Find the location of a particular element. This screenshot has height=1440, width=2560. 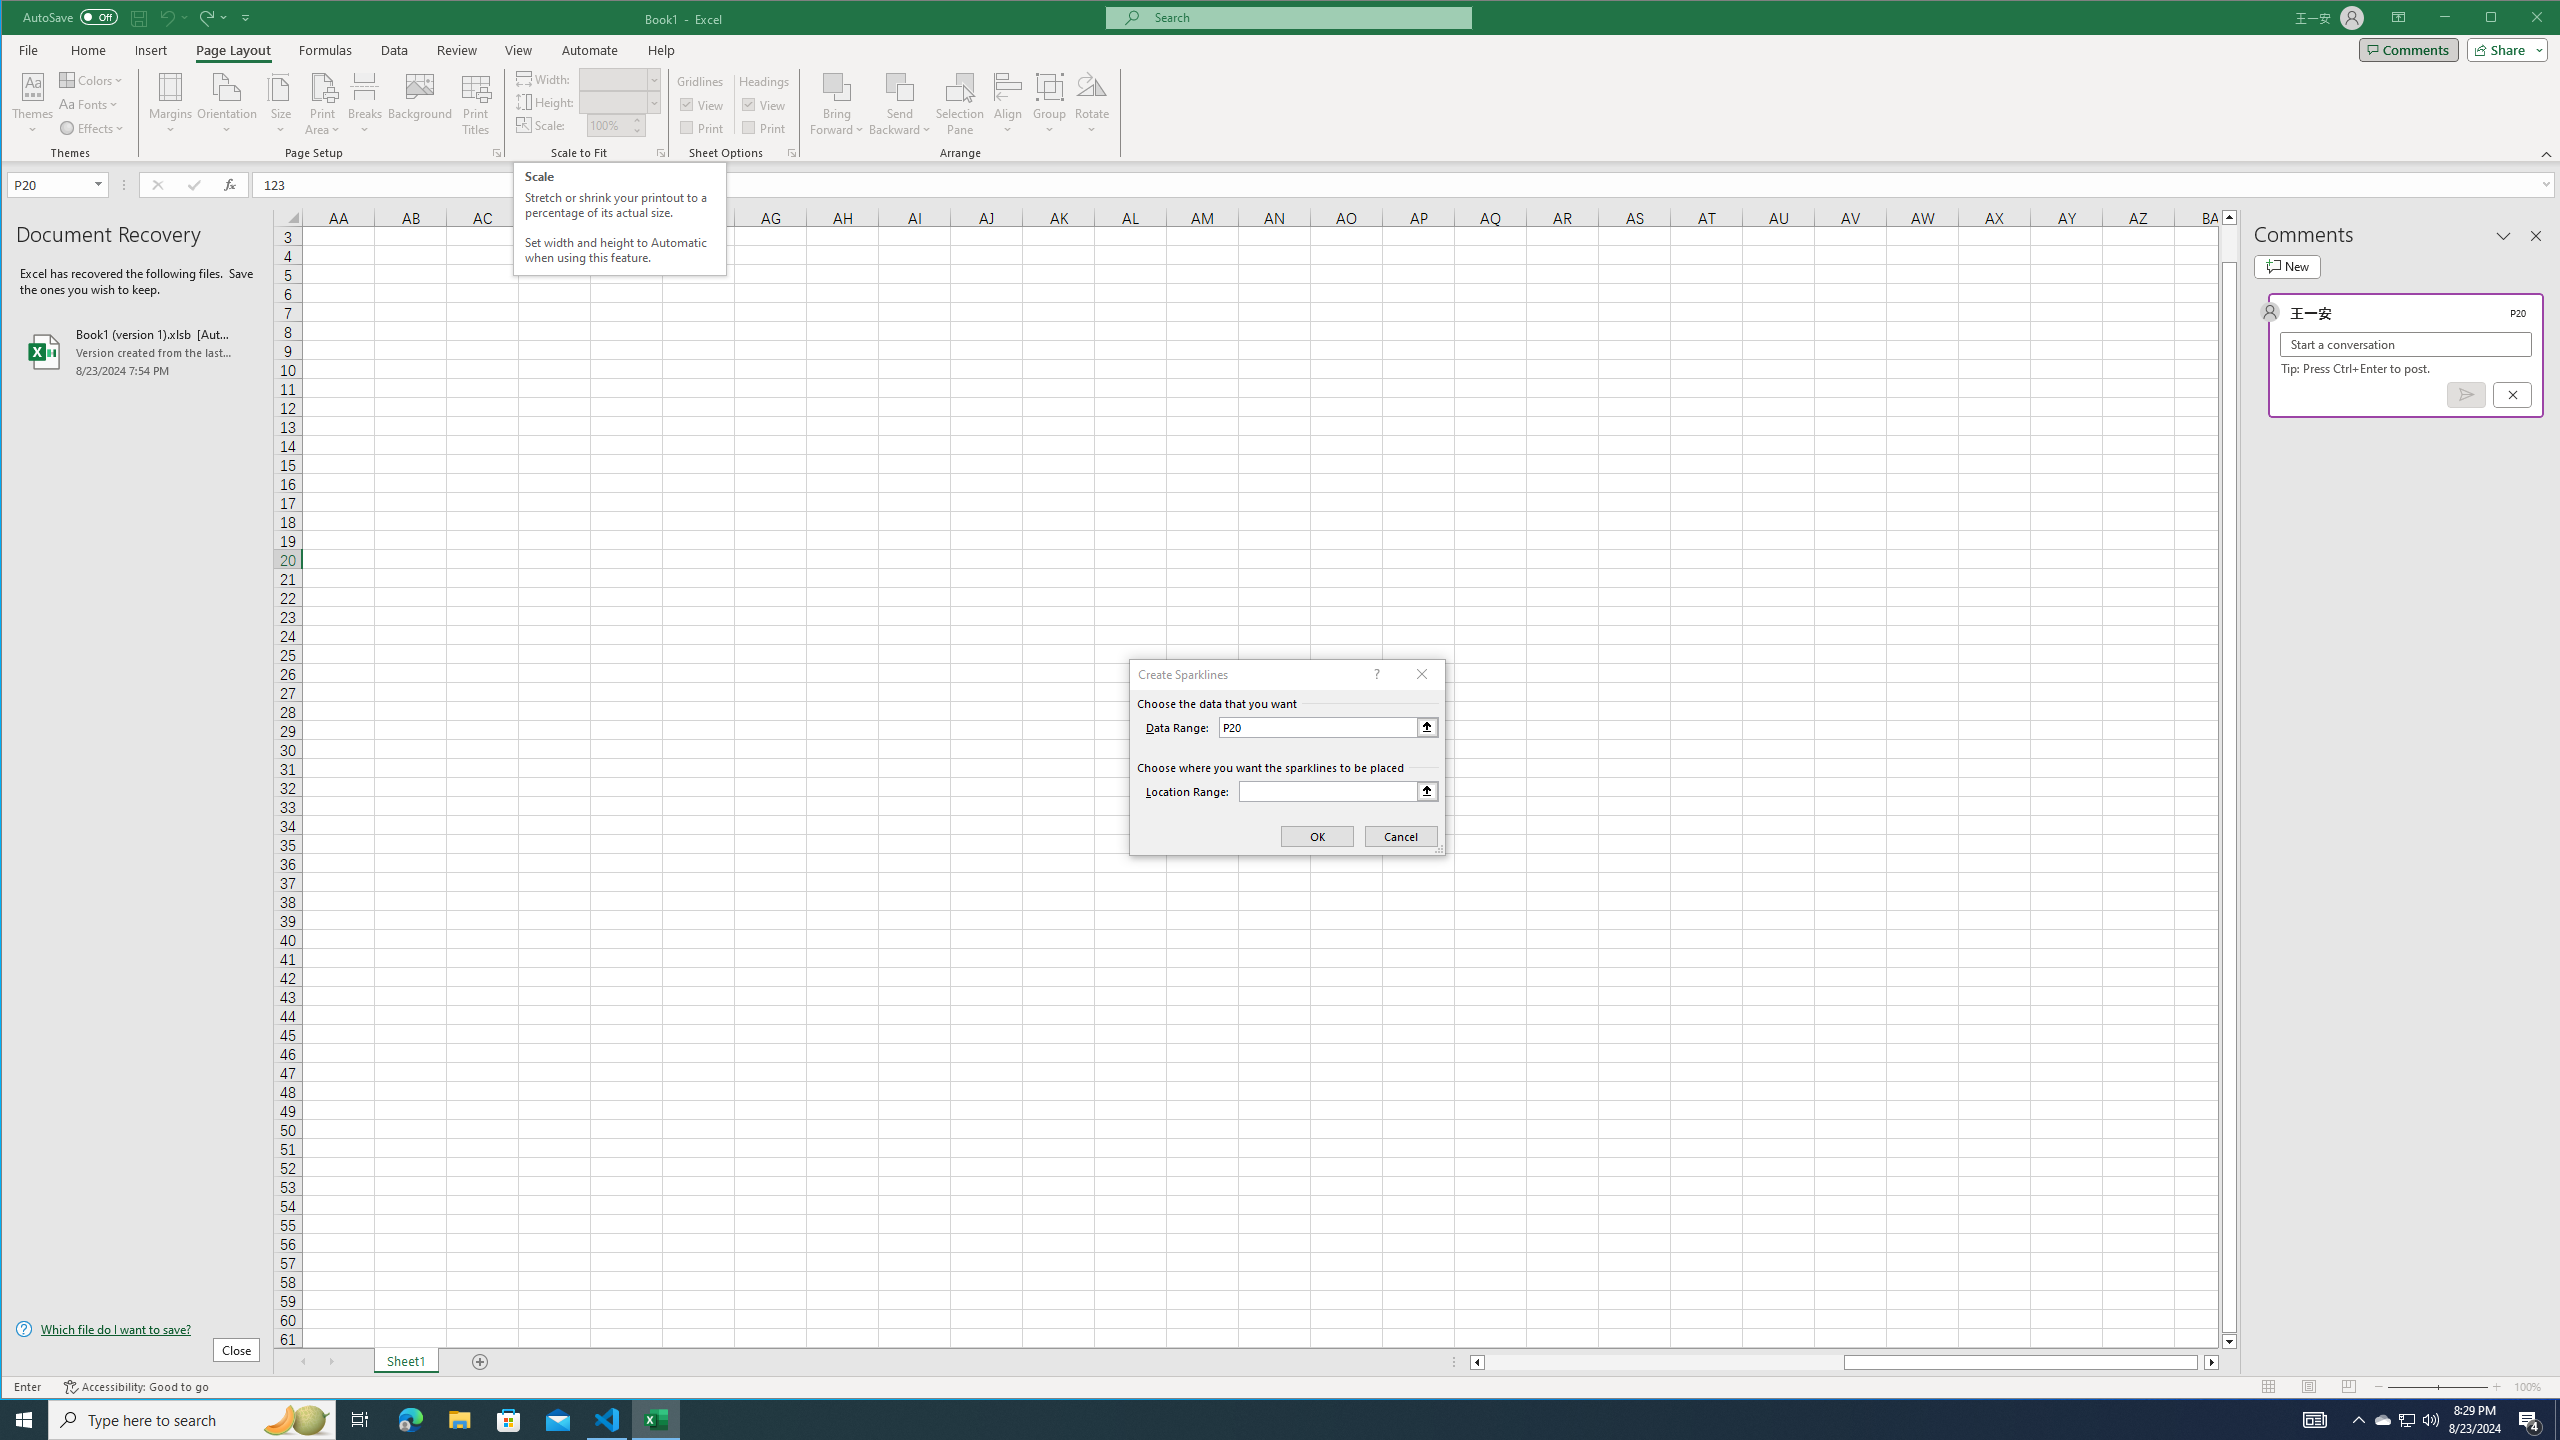

'Close pane' is located at coordinates (2535, 235).